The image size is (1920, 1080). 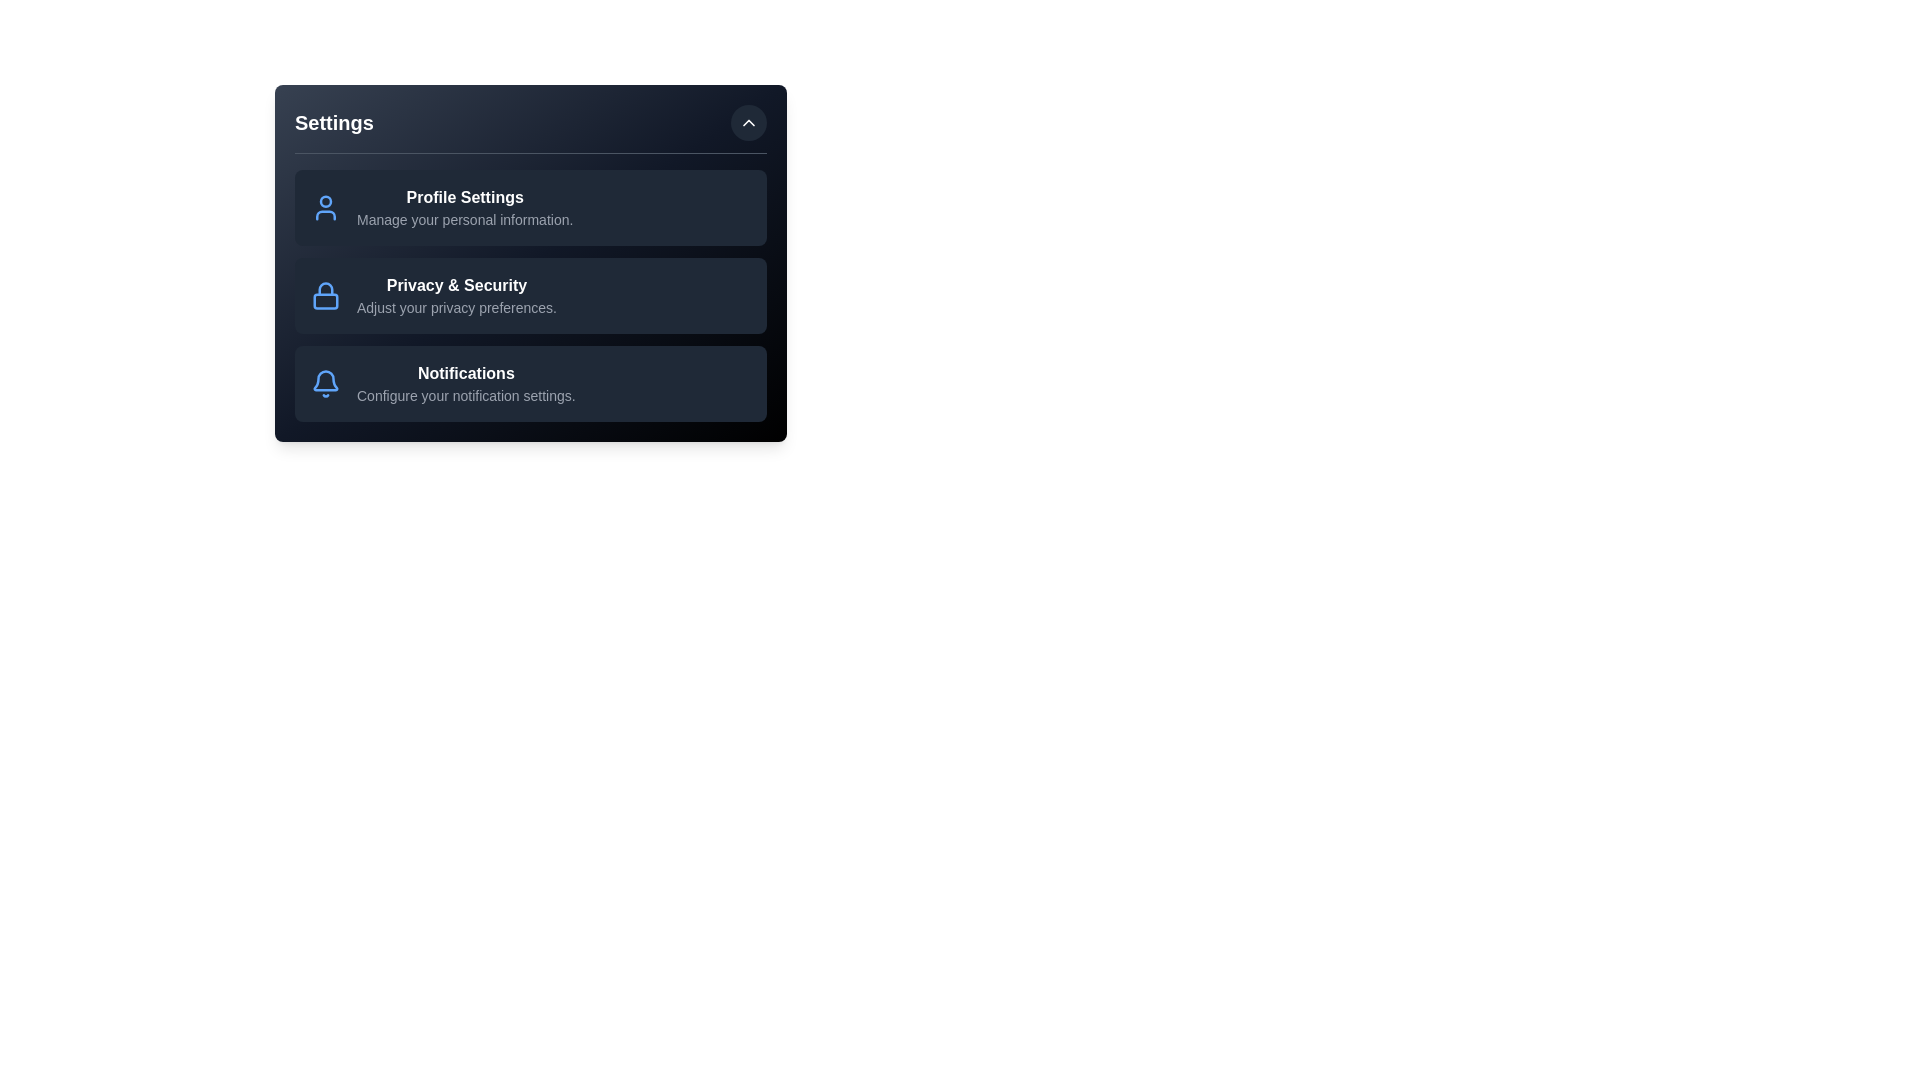 What do you see at coordinates (531, 208) in the screenshot?
I see `the settings category Profile Settings by clicking on its corresponding list item` at bounding box center [531, 208].